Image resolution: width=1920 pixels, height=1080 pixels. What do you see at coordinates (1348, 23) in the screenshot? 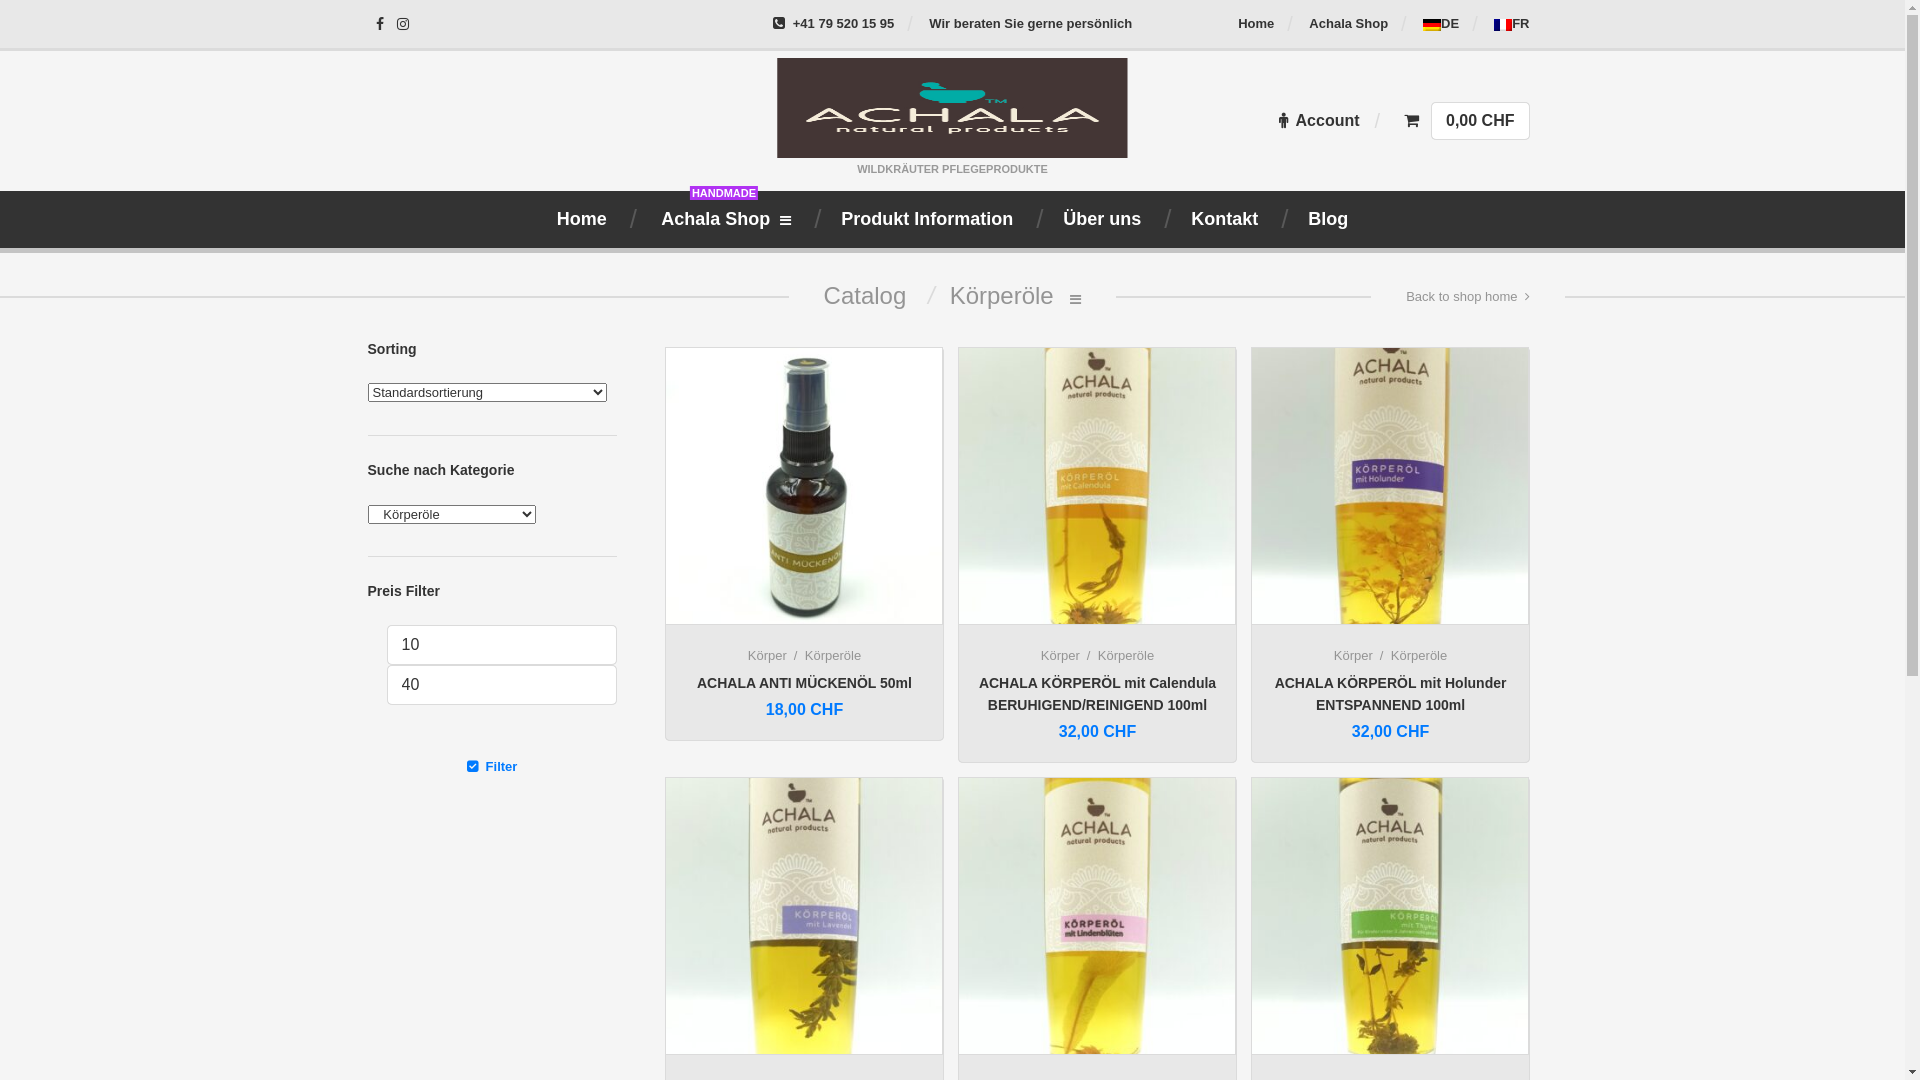
I see `'Achala Shop'` at bounding box center [1348, 23].